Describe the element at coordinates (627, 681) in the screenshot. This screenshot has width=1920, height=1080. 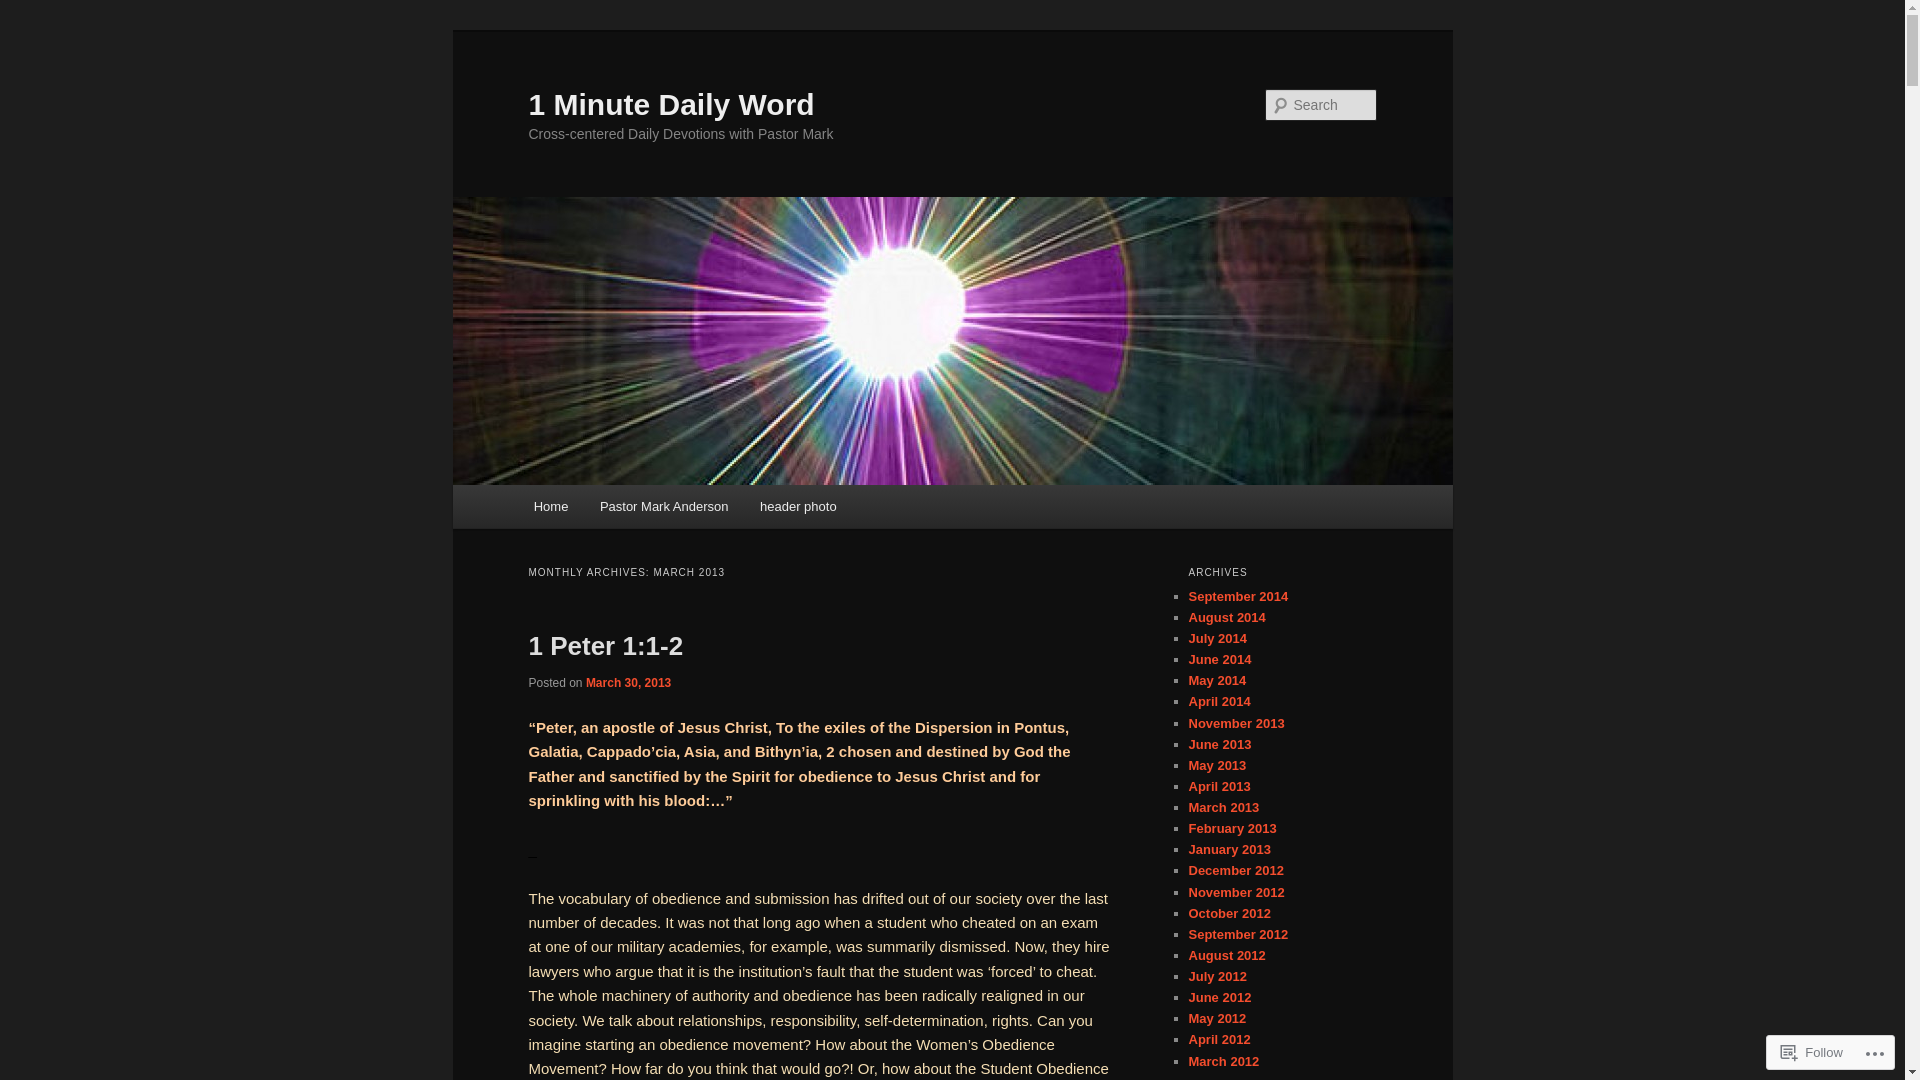
I see `'March 30, 2013'` at that location.